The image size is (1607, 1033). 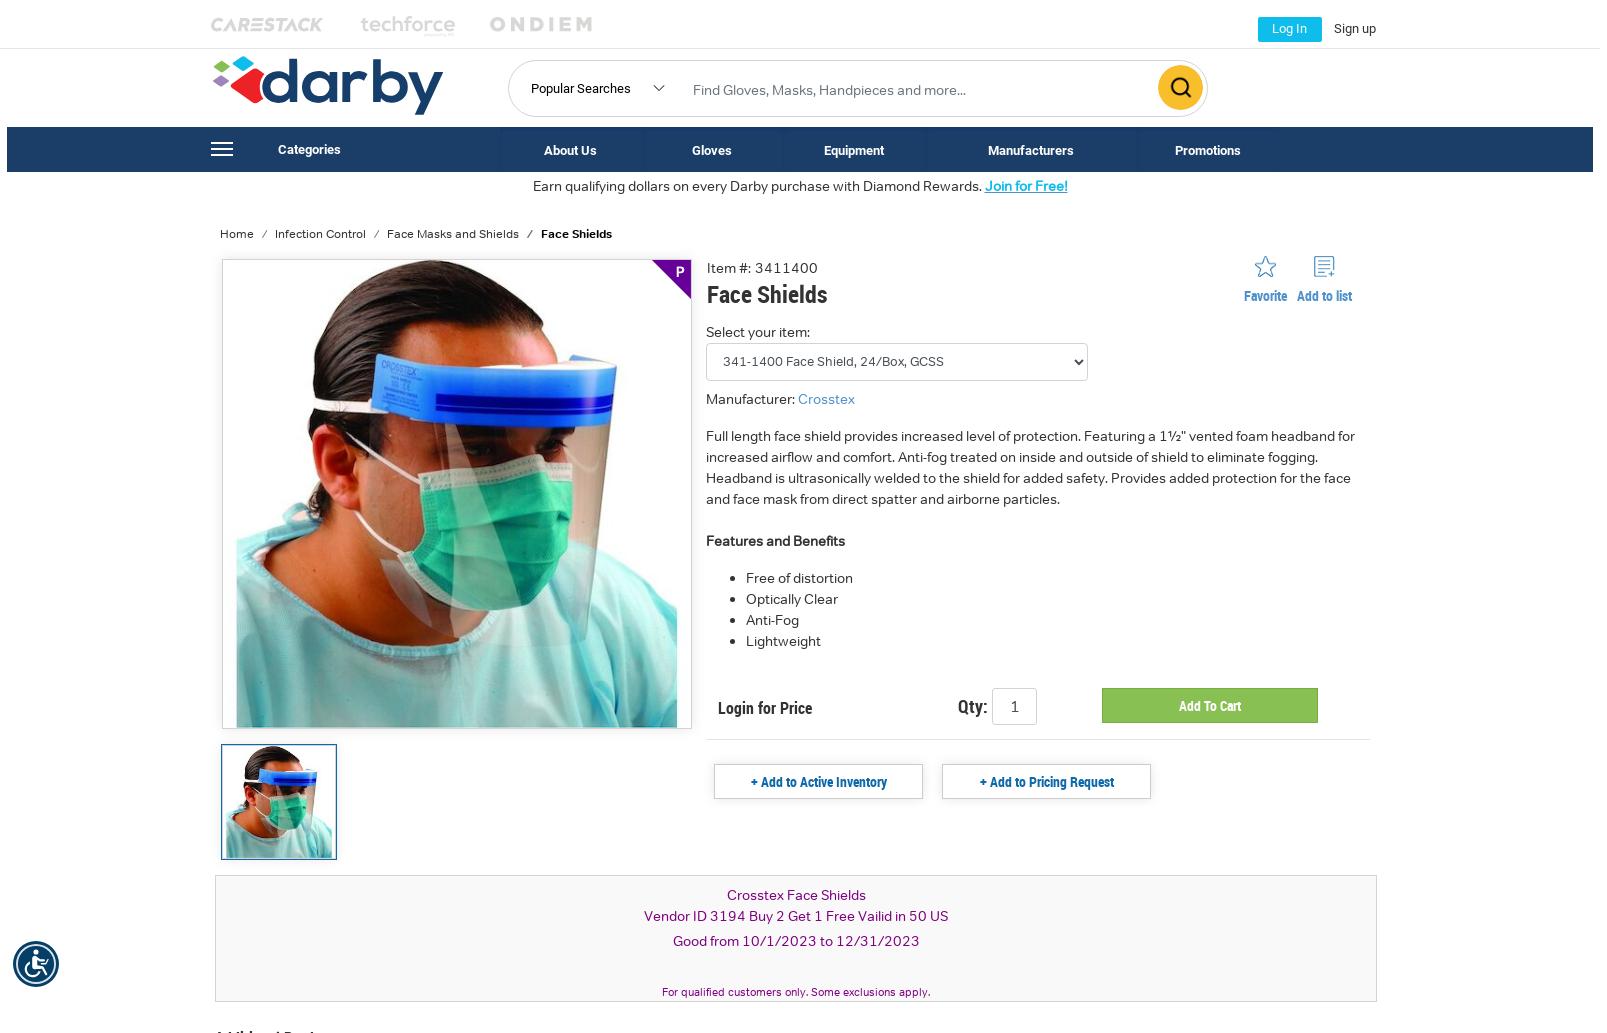 What do you see at coordinates (452, 232) in the screenshot?
I see `'Face Masks and Shields'` at bounding box center [452, 232].